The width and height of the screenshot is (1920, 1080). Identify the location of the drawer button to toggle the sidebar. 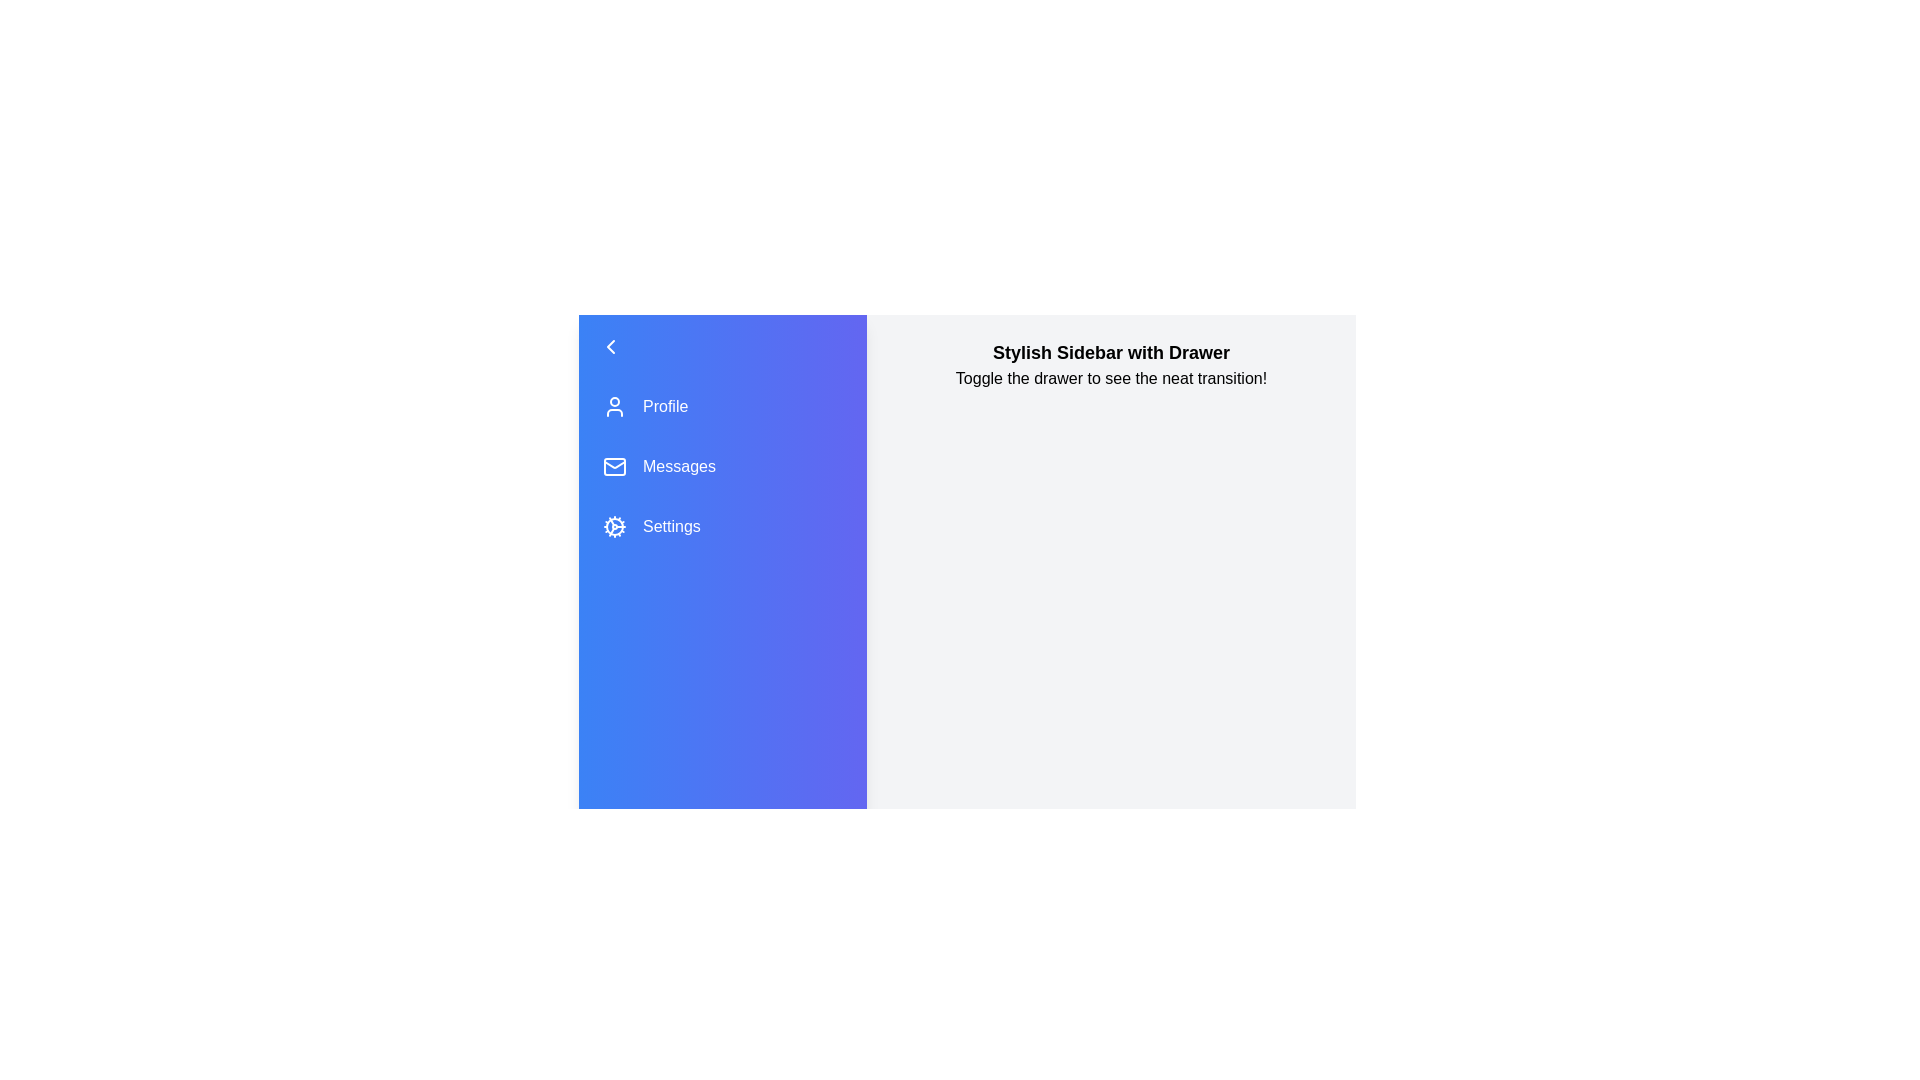
(722, 346).